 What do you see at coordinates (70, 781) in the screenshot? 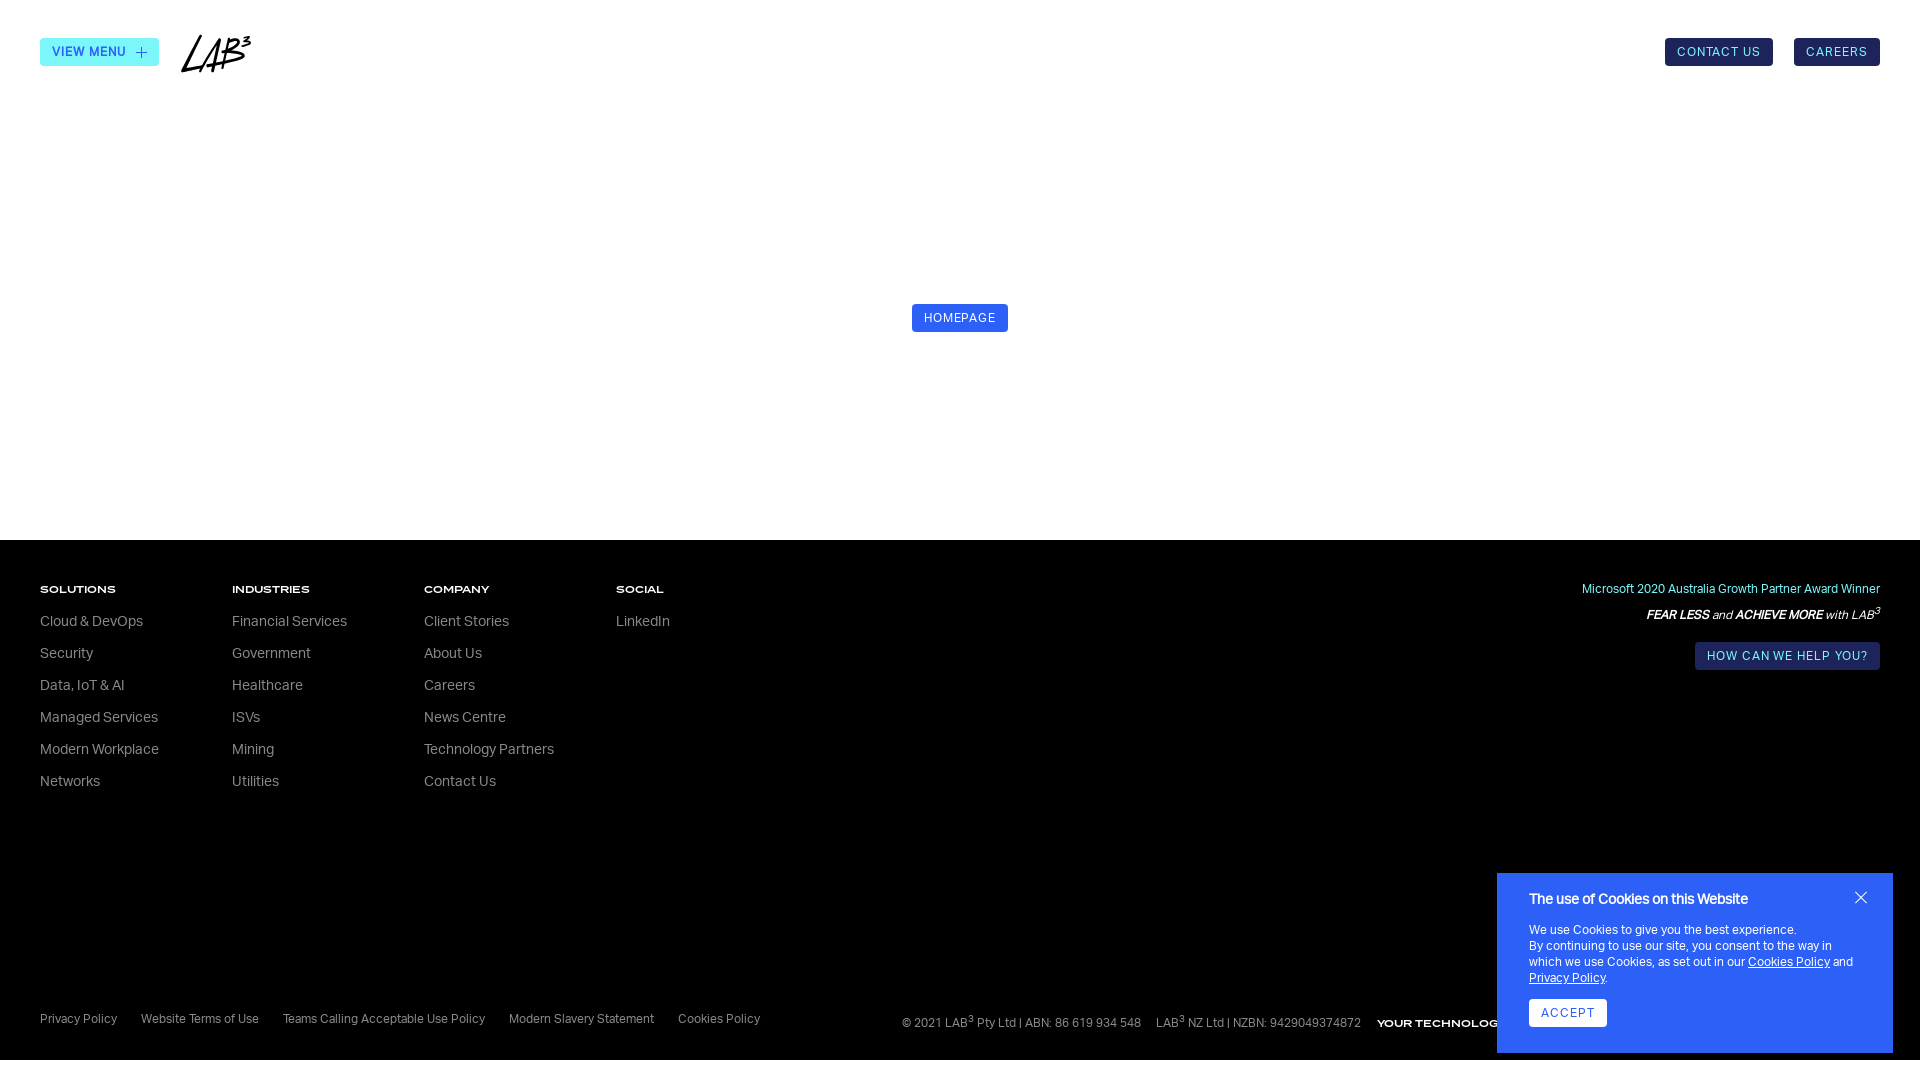
I see `'Networks'` at bounding box center [70, 781].